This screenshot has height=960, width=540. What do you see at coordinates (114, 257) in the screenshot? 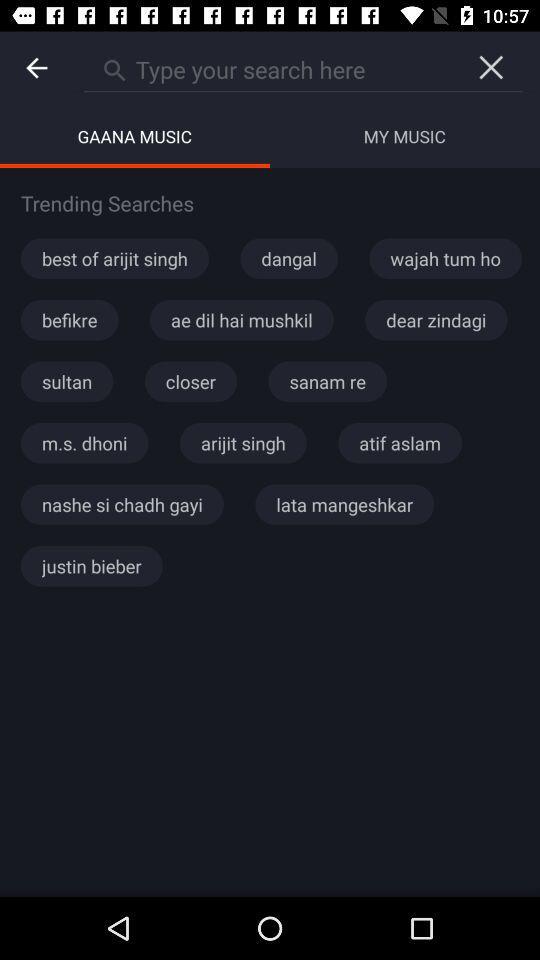
I see `the item below the trending searches item` at bounding box center [114, 257].